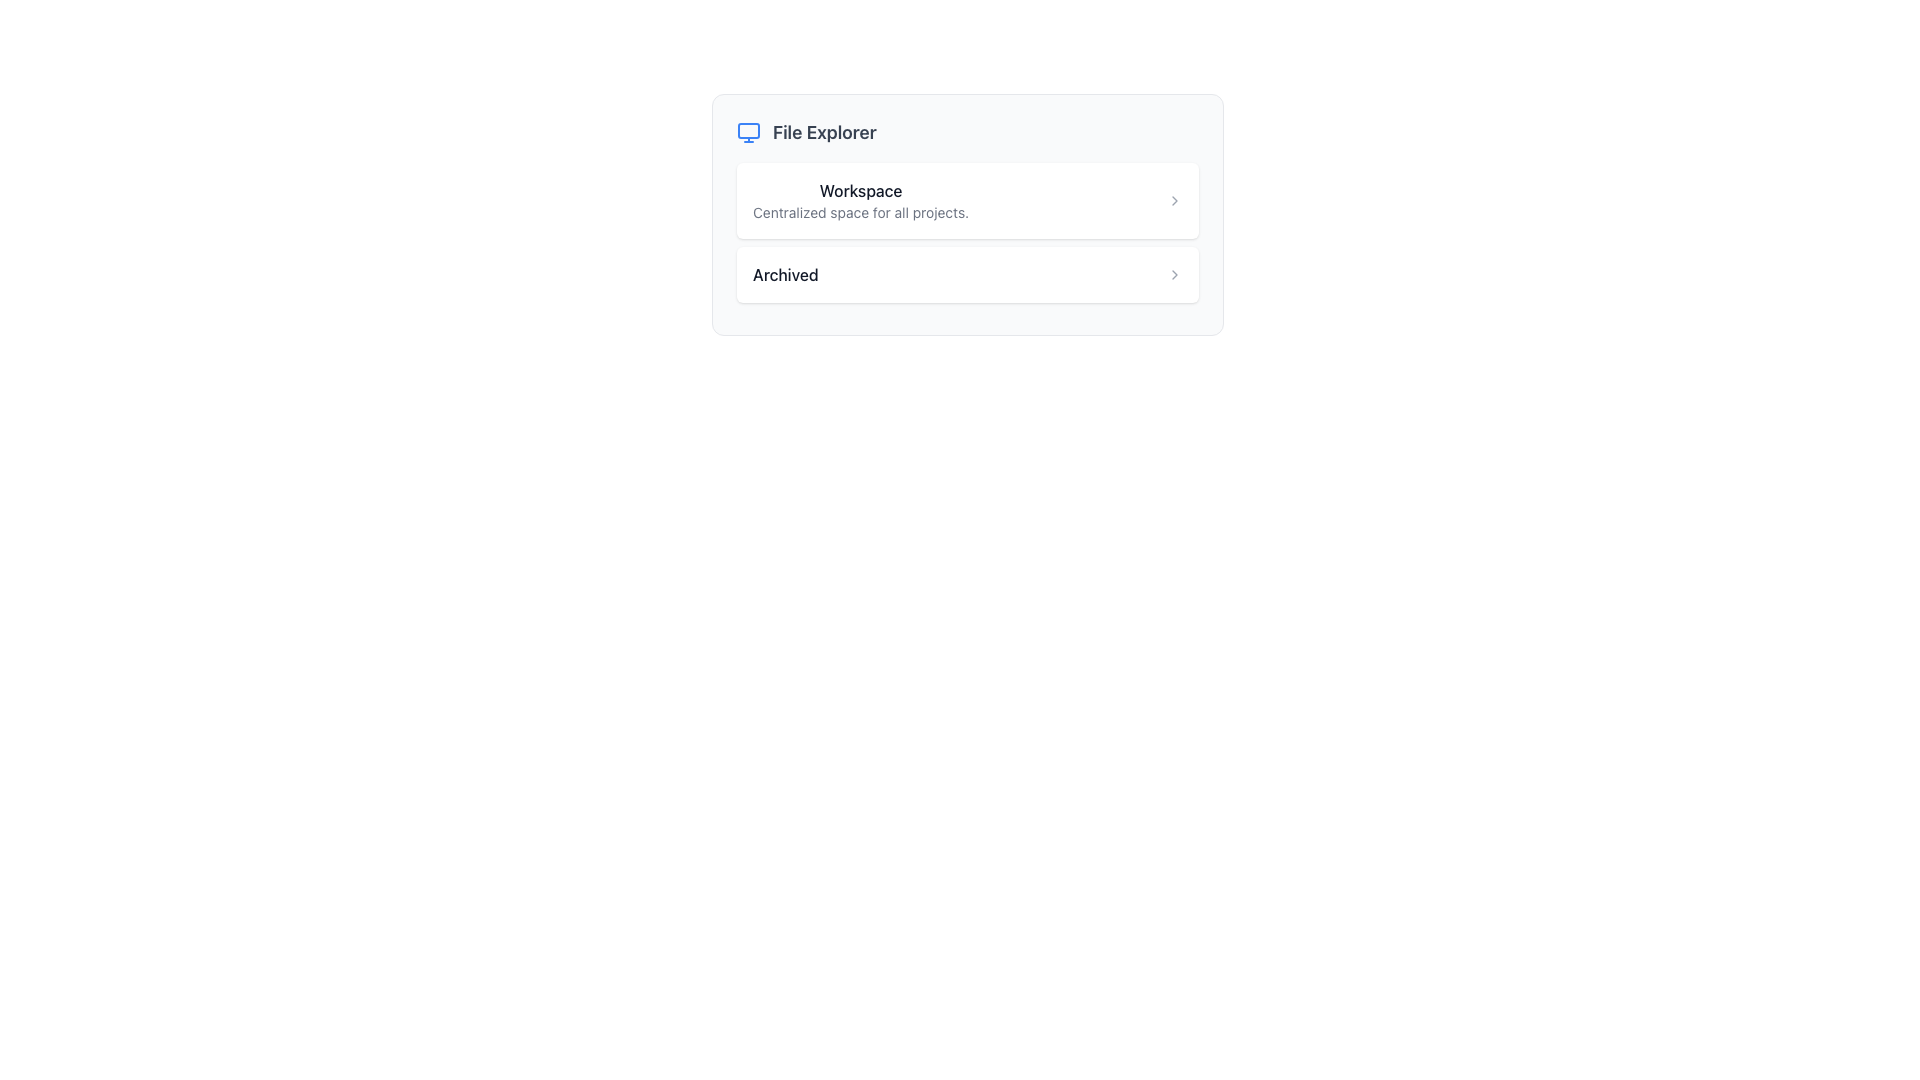  What do you see at coordinates (747, 132) in the screenshot?
I see `the decorative icon representing the 'File Explorer' section, which is positioned to the left of the text 'File Explorer' in the upper section of the interface` at bounding box center [747, 132].